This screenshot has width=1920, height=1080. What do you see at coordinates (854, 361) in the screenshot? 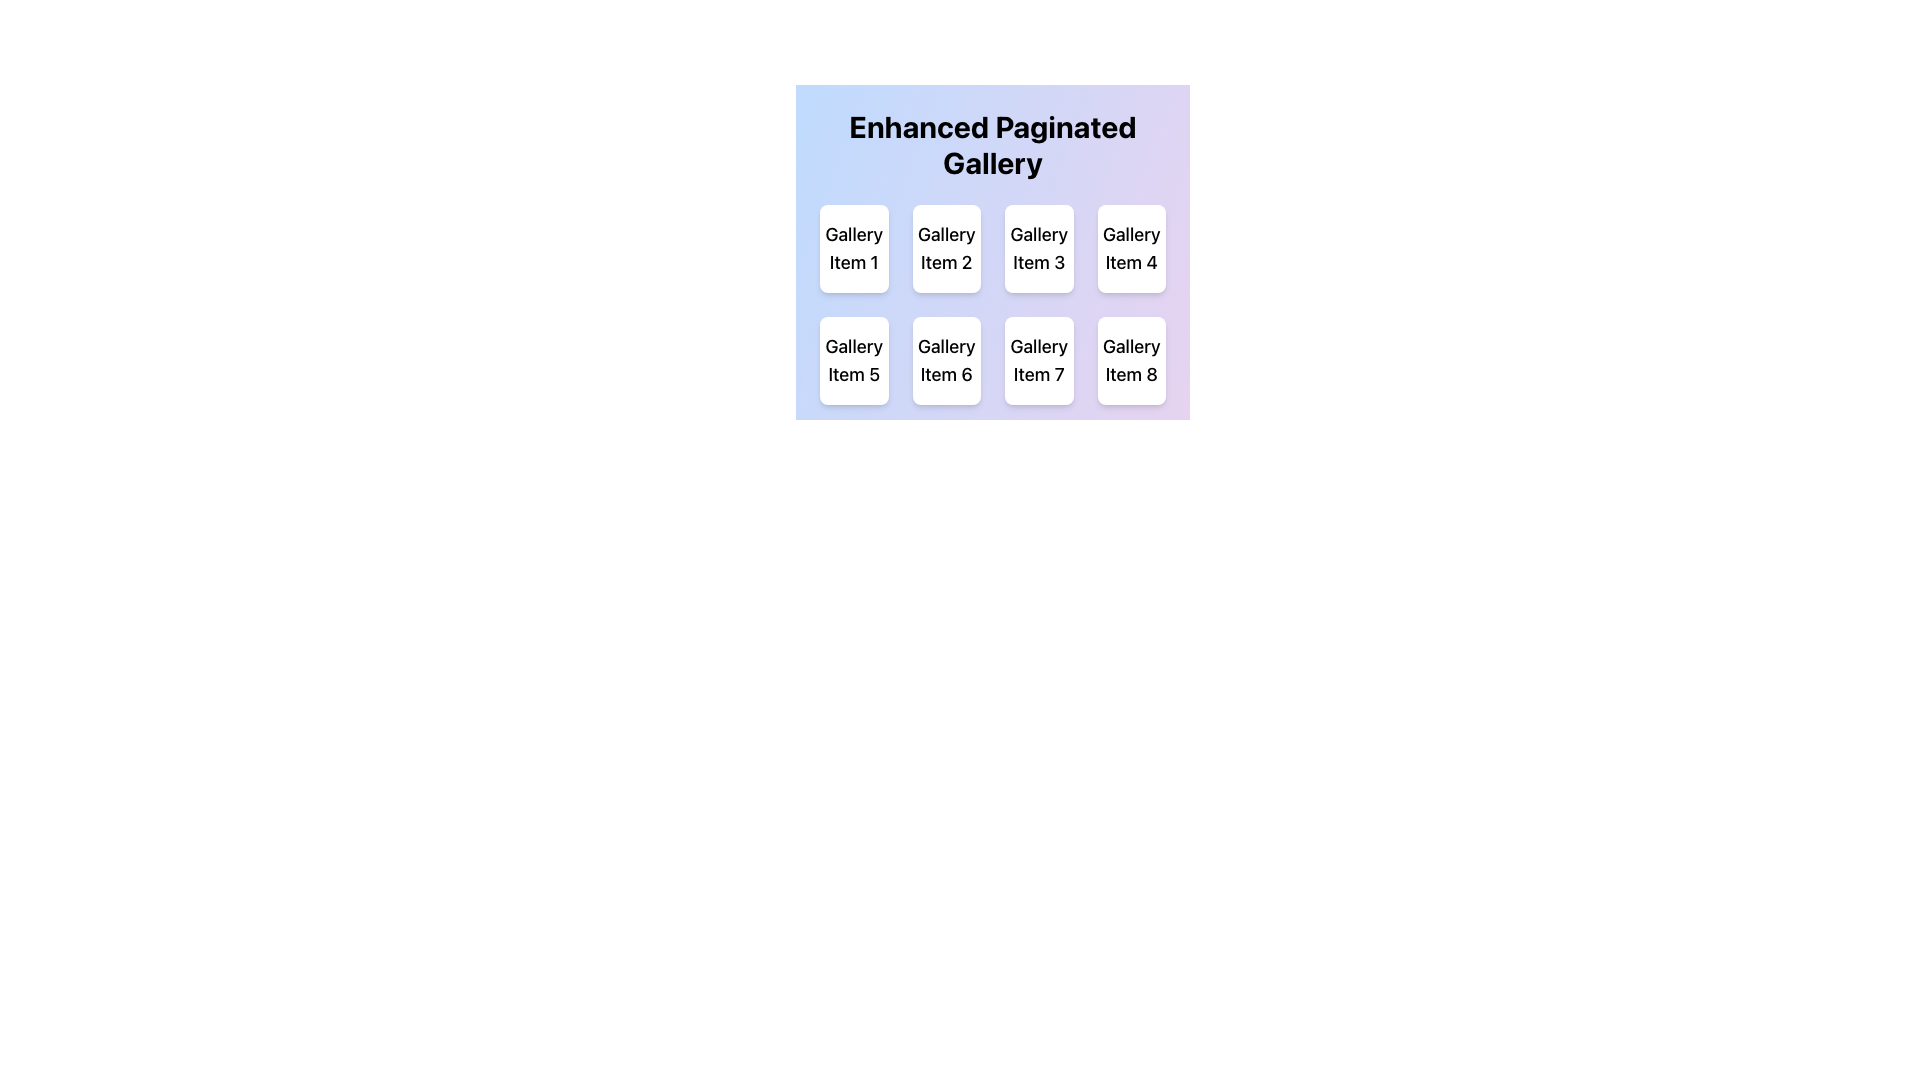
I see `text label 'Gallery Item 5' which is styled in a larger, bold font and is located in the second row, first column of the gallery layout` at bounding box center [854, 361].